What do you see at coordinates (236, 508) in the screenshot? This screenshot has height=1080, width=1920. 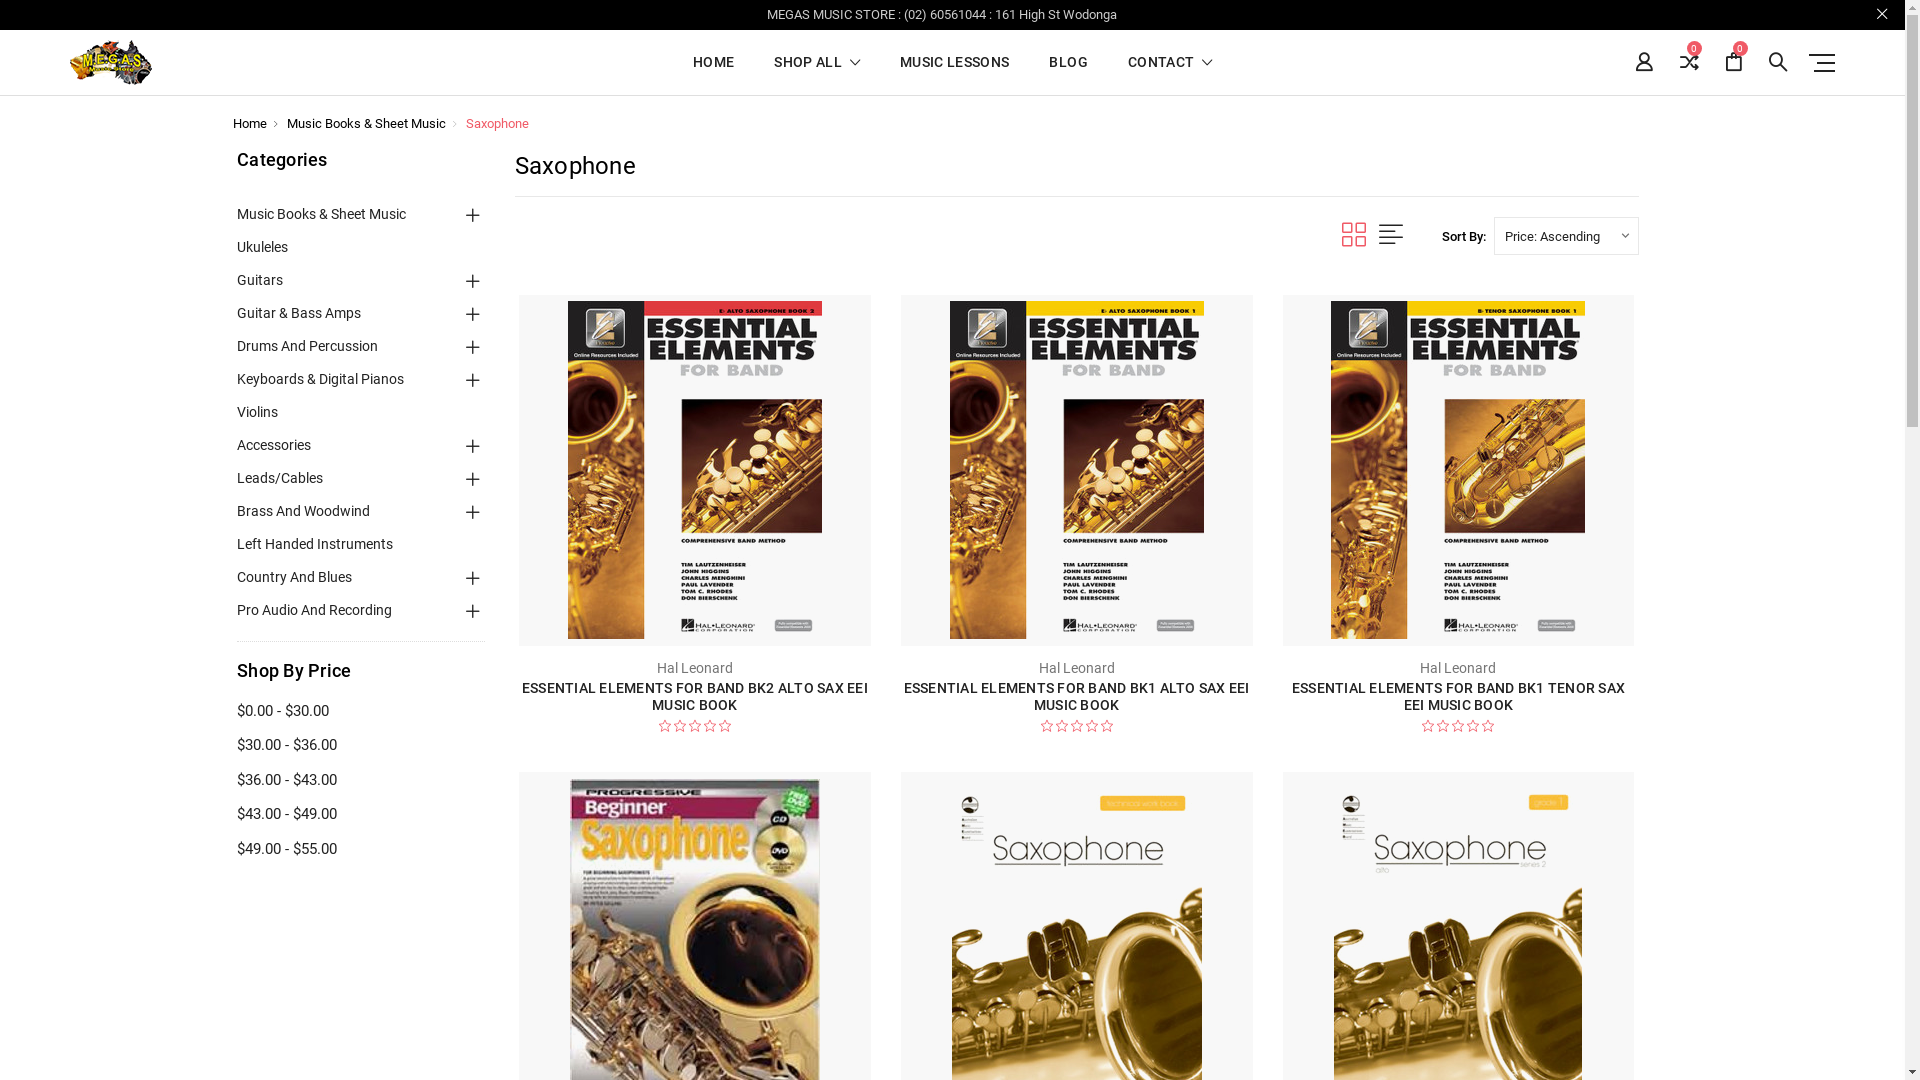 I see `'Brass And Woodwind'` at bounding box center [236, 508].